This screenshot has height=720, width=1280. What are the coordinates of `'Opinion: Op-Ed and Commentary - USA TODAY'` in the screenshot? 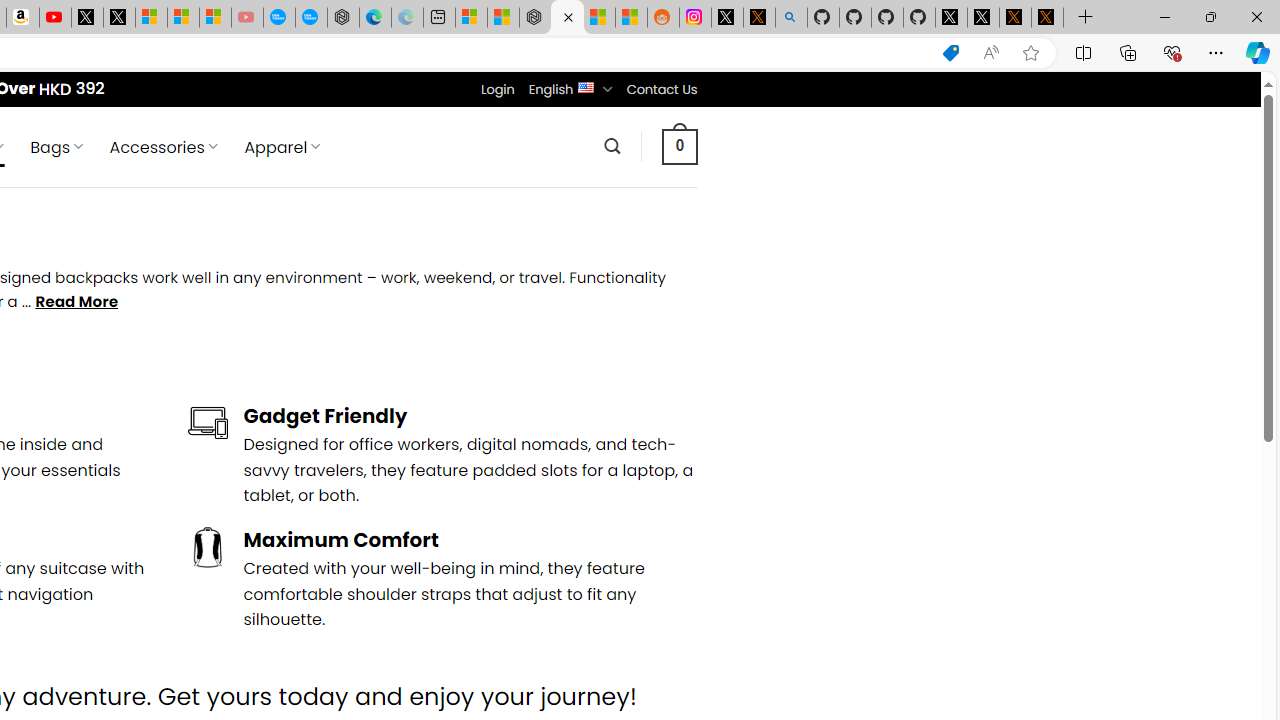 It's located at (278, 17).